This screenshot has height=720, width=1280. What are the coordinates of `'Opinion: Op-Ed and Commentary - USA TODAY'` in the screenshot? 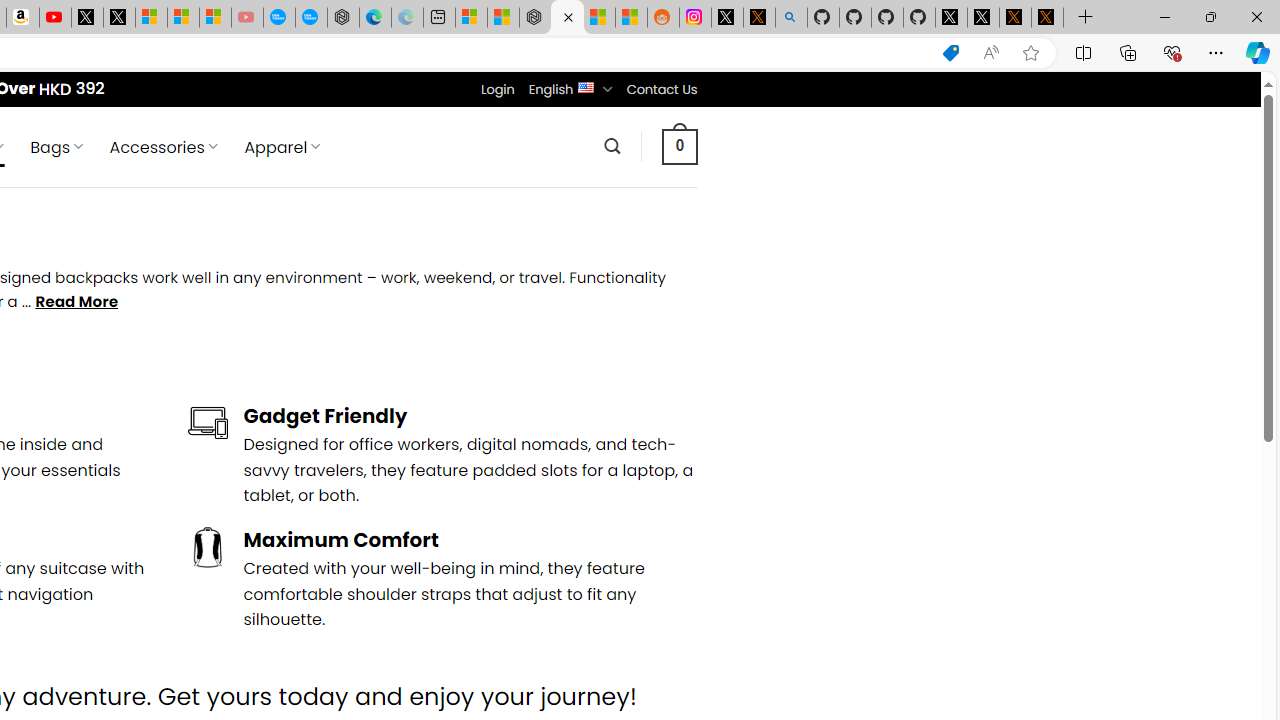 It's located at (278, 17).